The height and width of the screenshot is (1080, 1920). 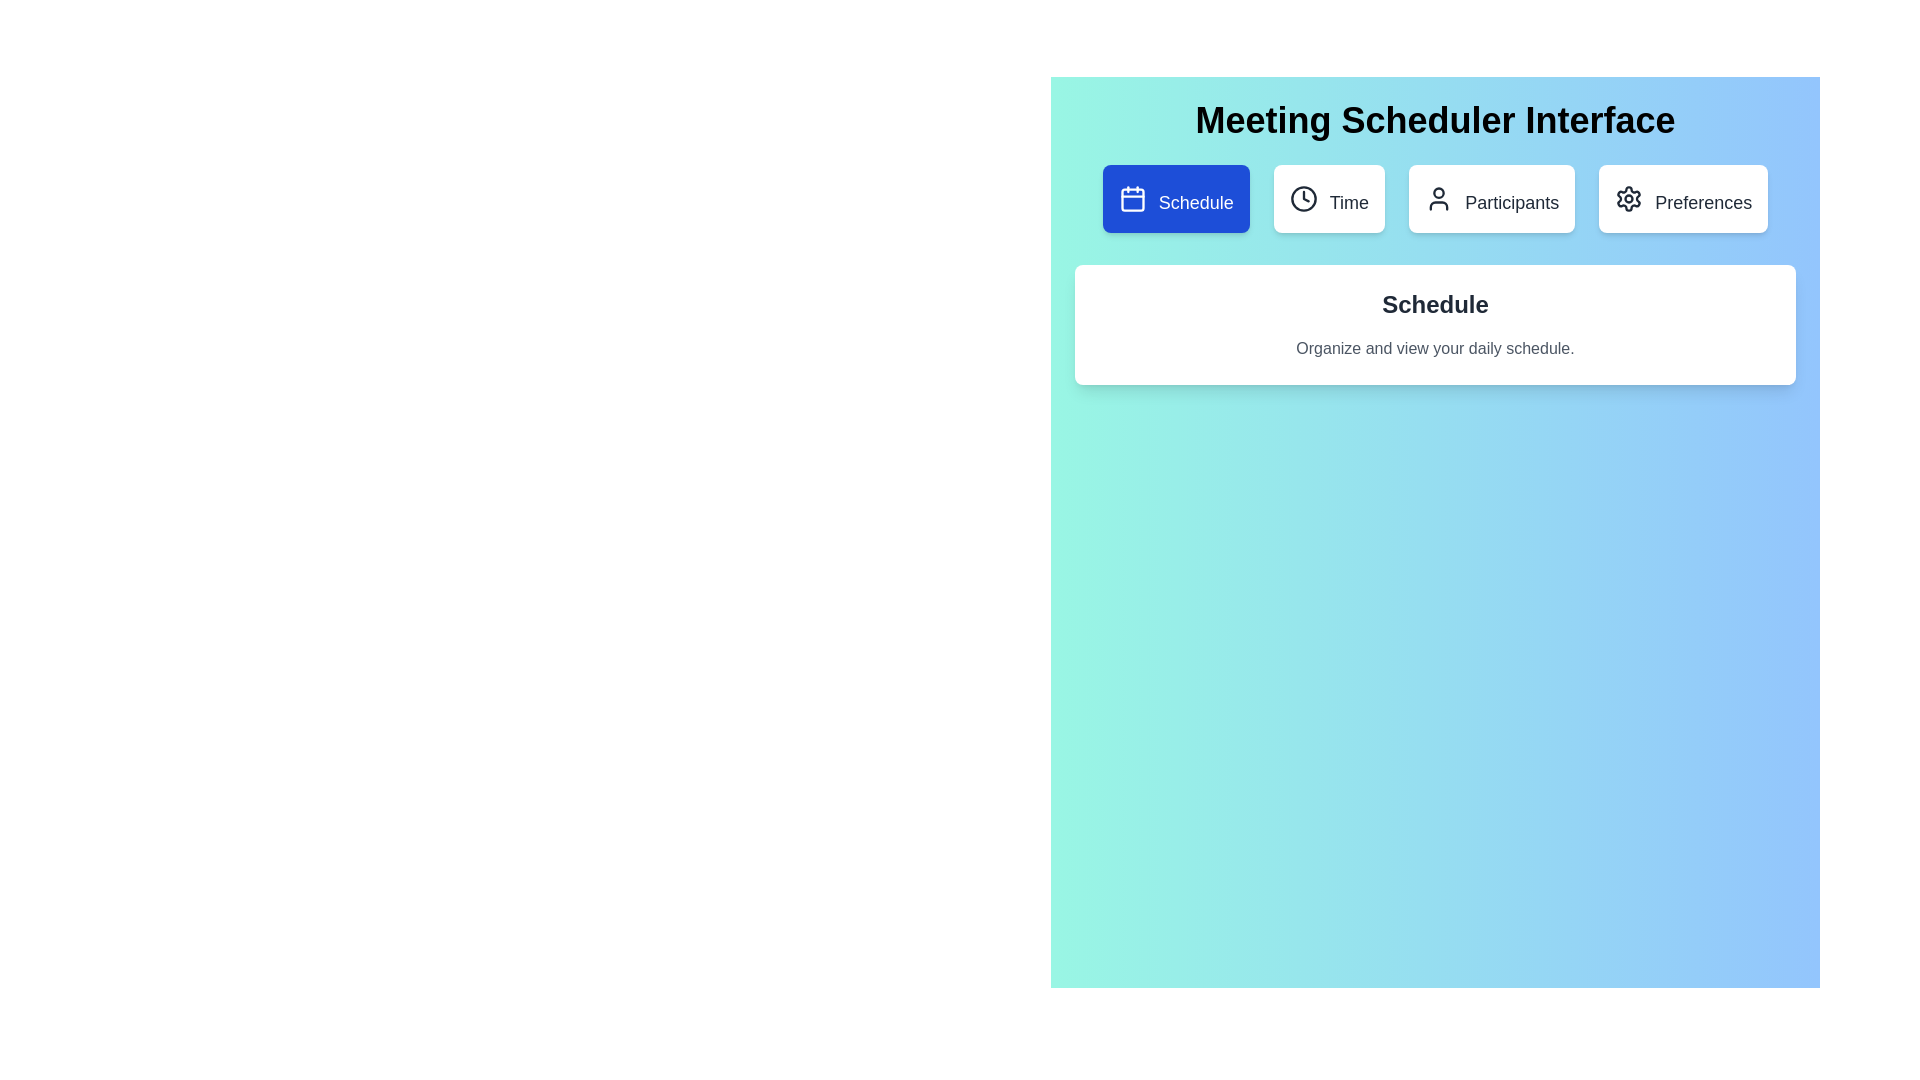 What do you see at coordinates (1303, 199) in the screenshot?
I see `the circular SVG element forming the outer boundary of the clock icon located in the second button labeled 'Time' in the top horizontal navigation bar` at bounding box center [1303, 199].